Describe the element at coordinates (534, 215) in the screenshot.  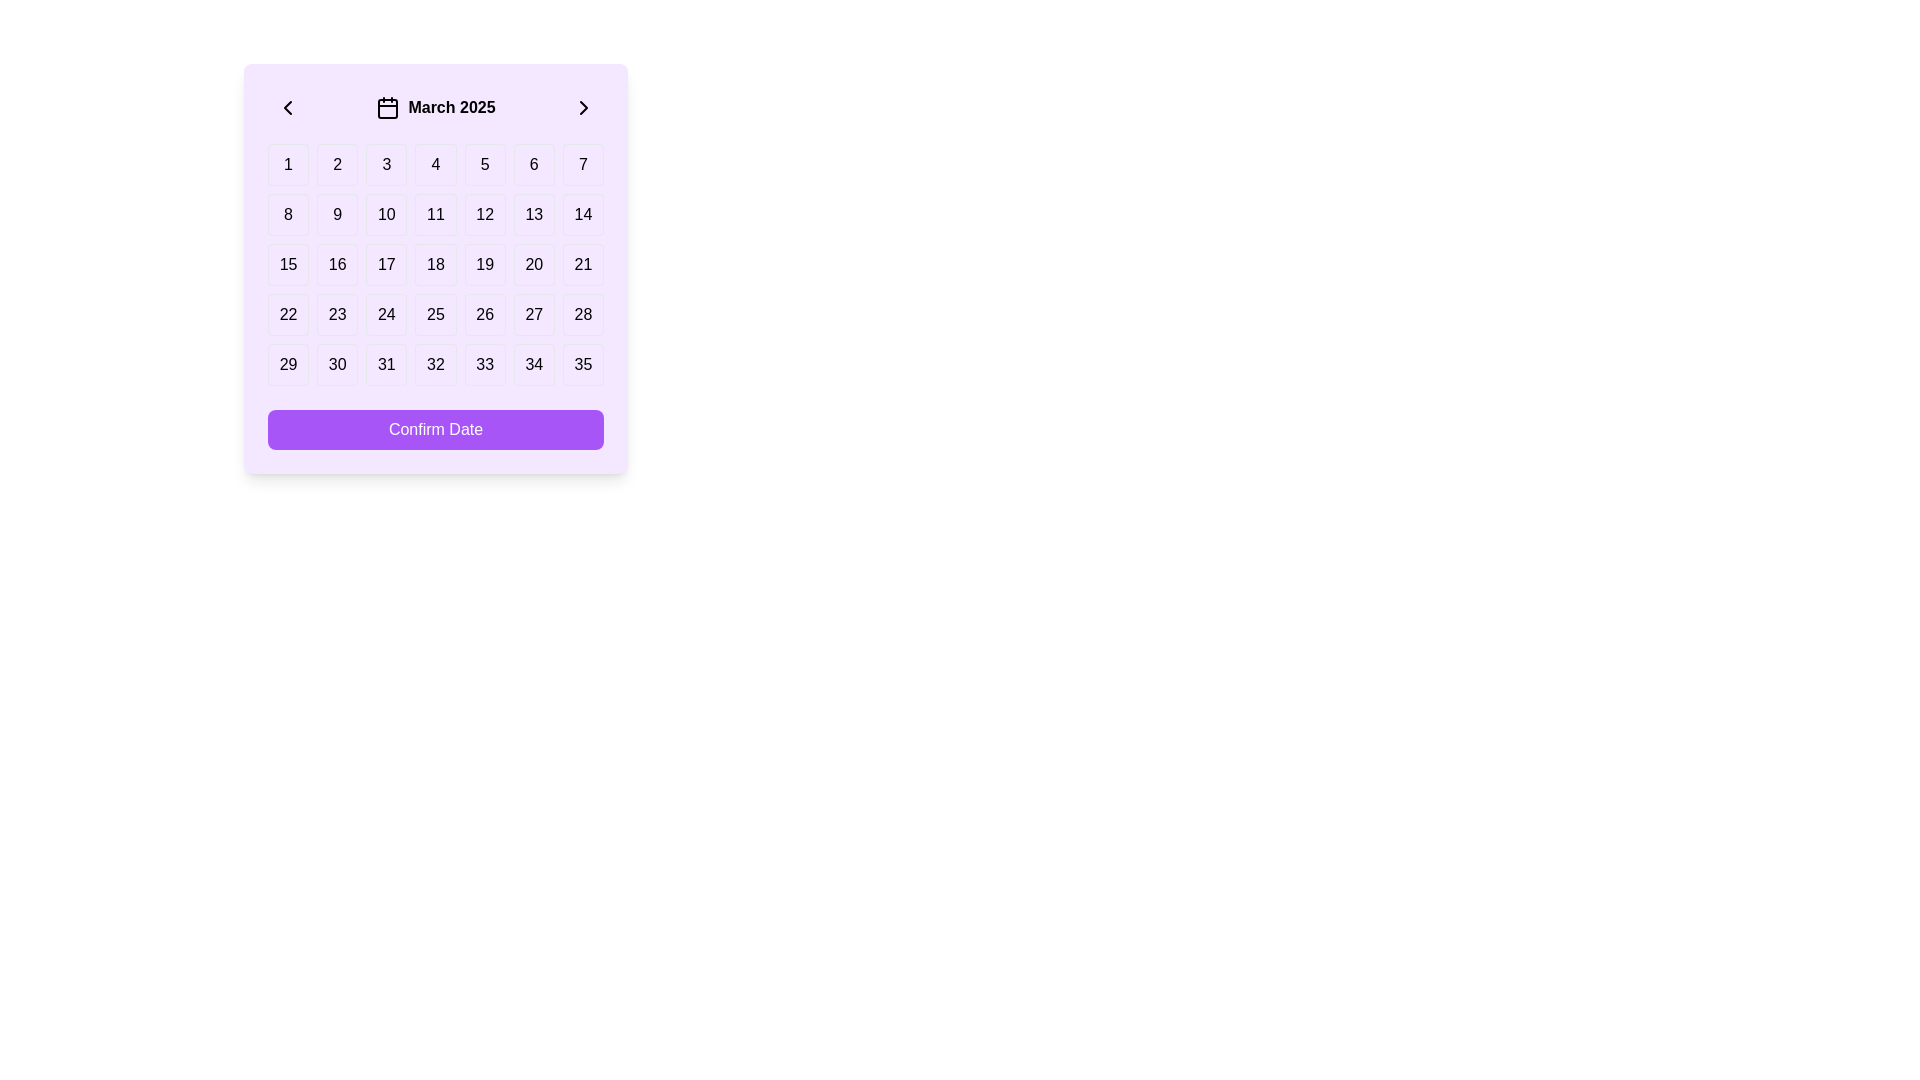
I see `the square button displaying the number '13' with a light lavender background` at that location.